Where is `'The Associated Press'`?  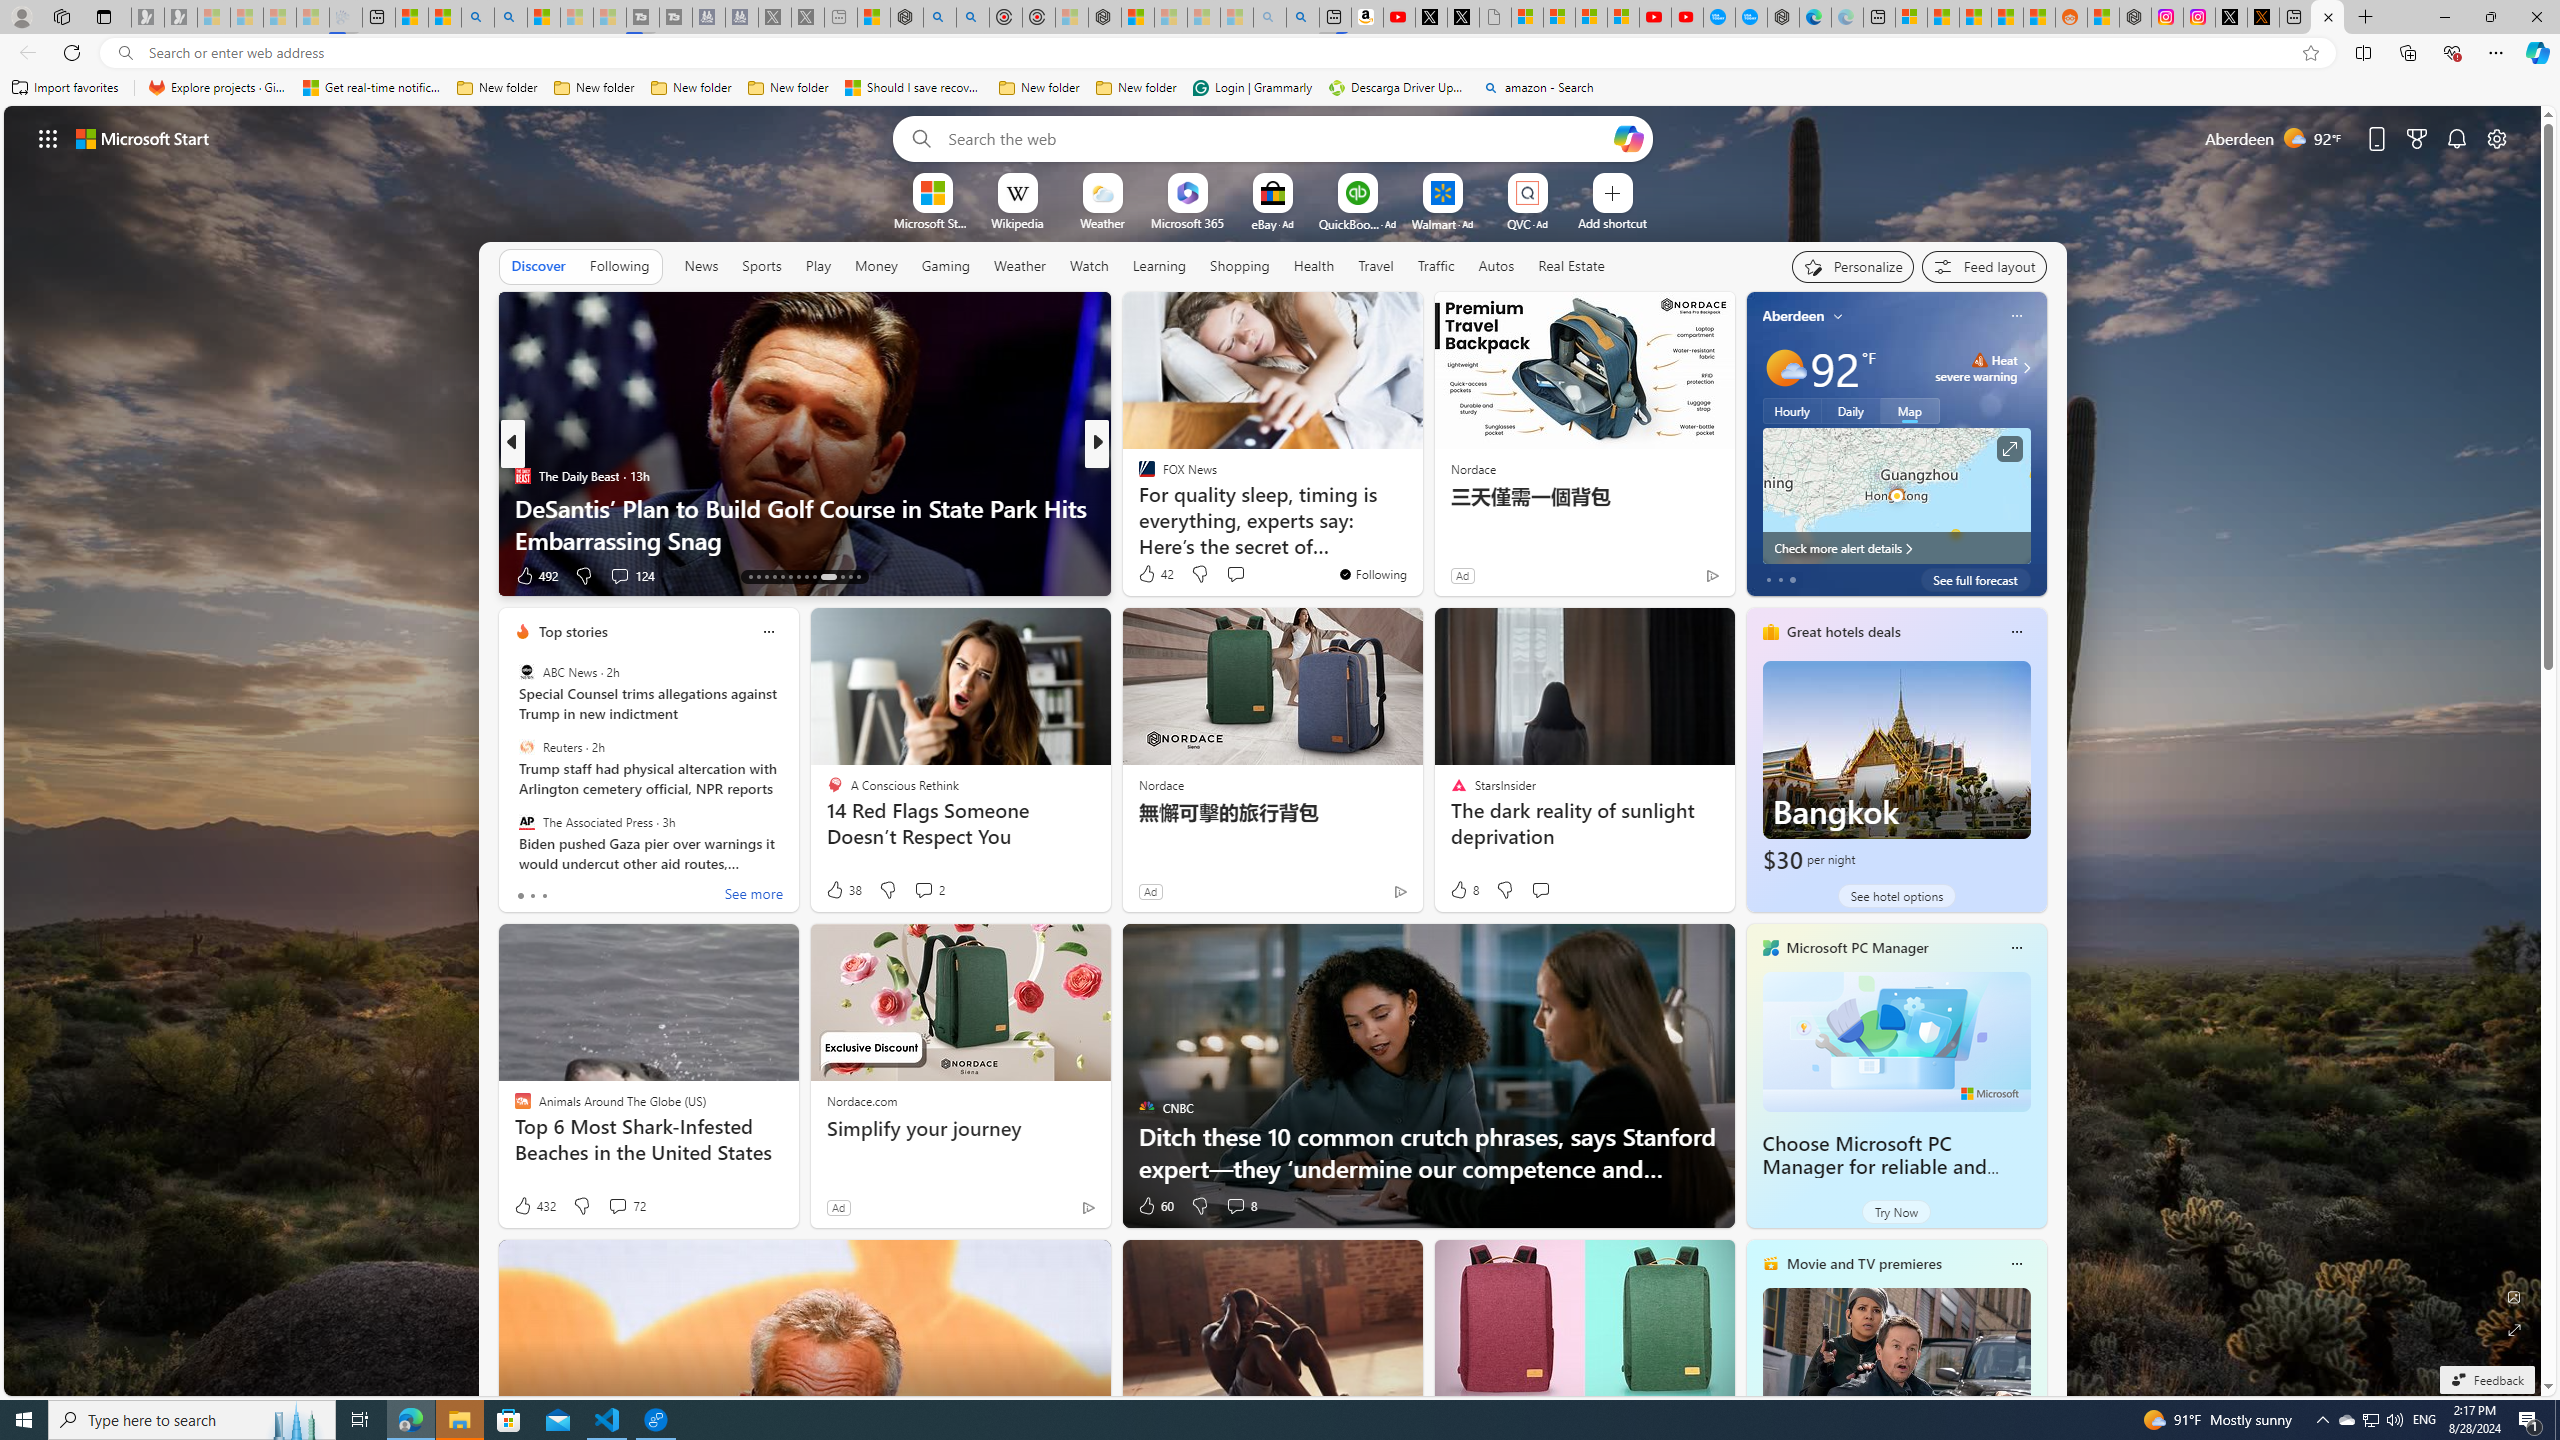
'The Associated Press' is located at coordinates (525, 820).